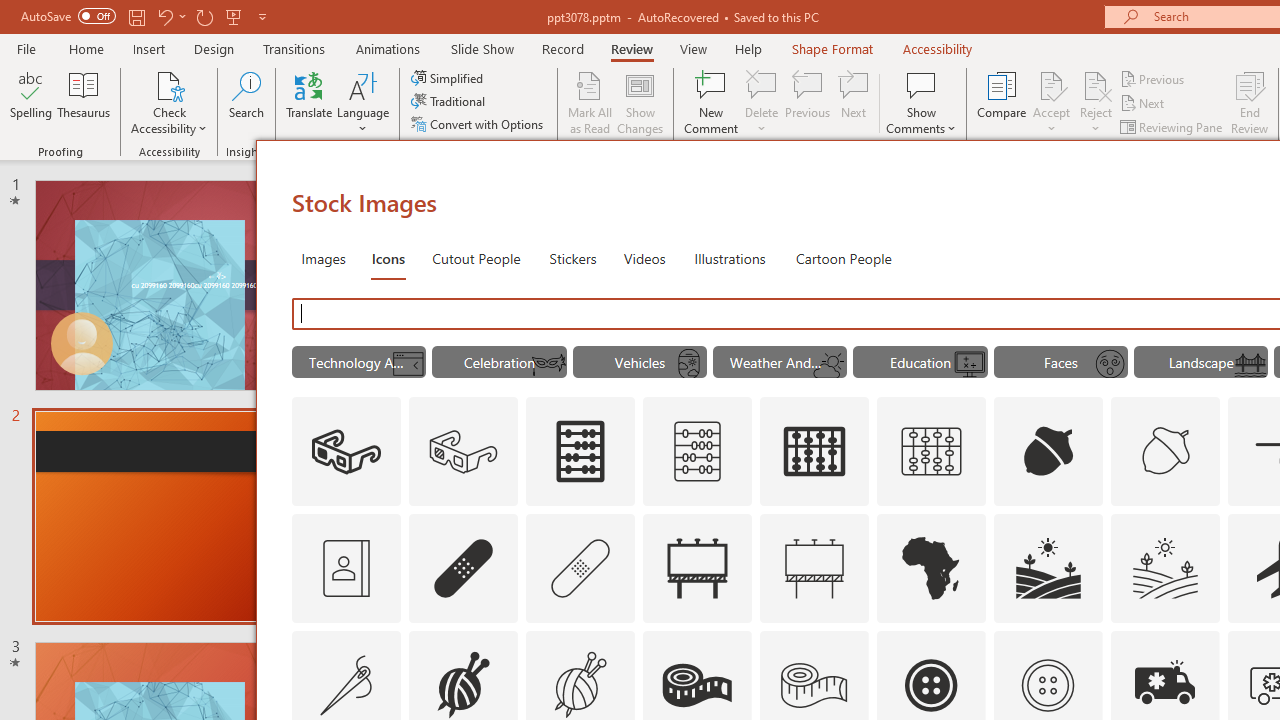  What do you see at coordinates (779, 362) in the screenshot?
I see `'"Weather And Seasons" Icons.'` at bounding box center [779, 362].